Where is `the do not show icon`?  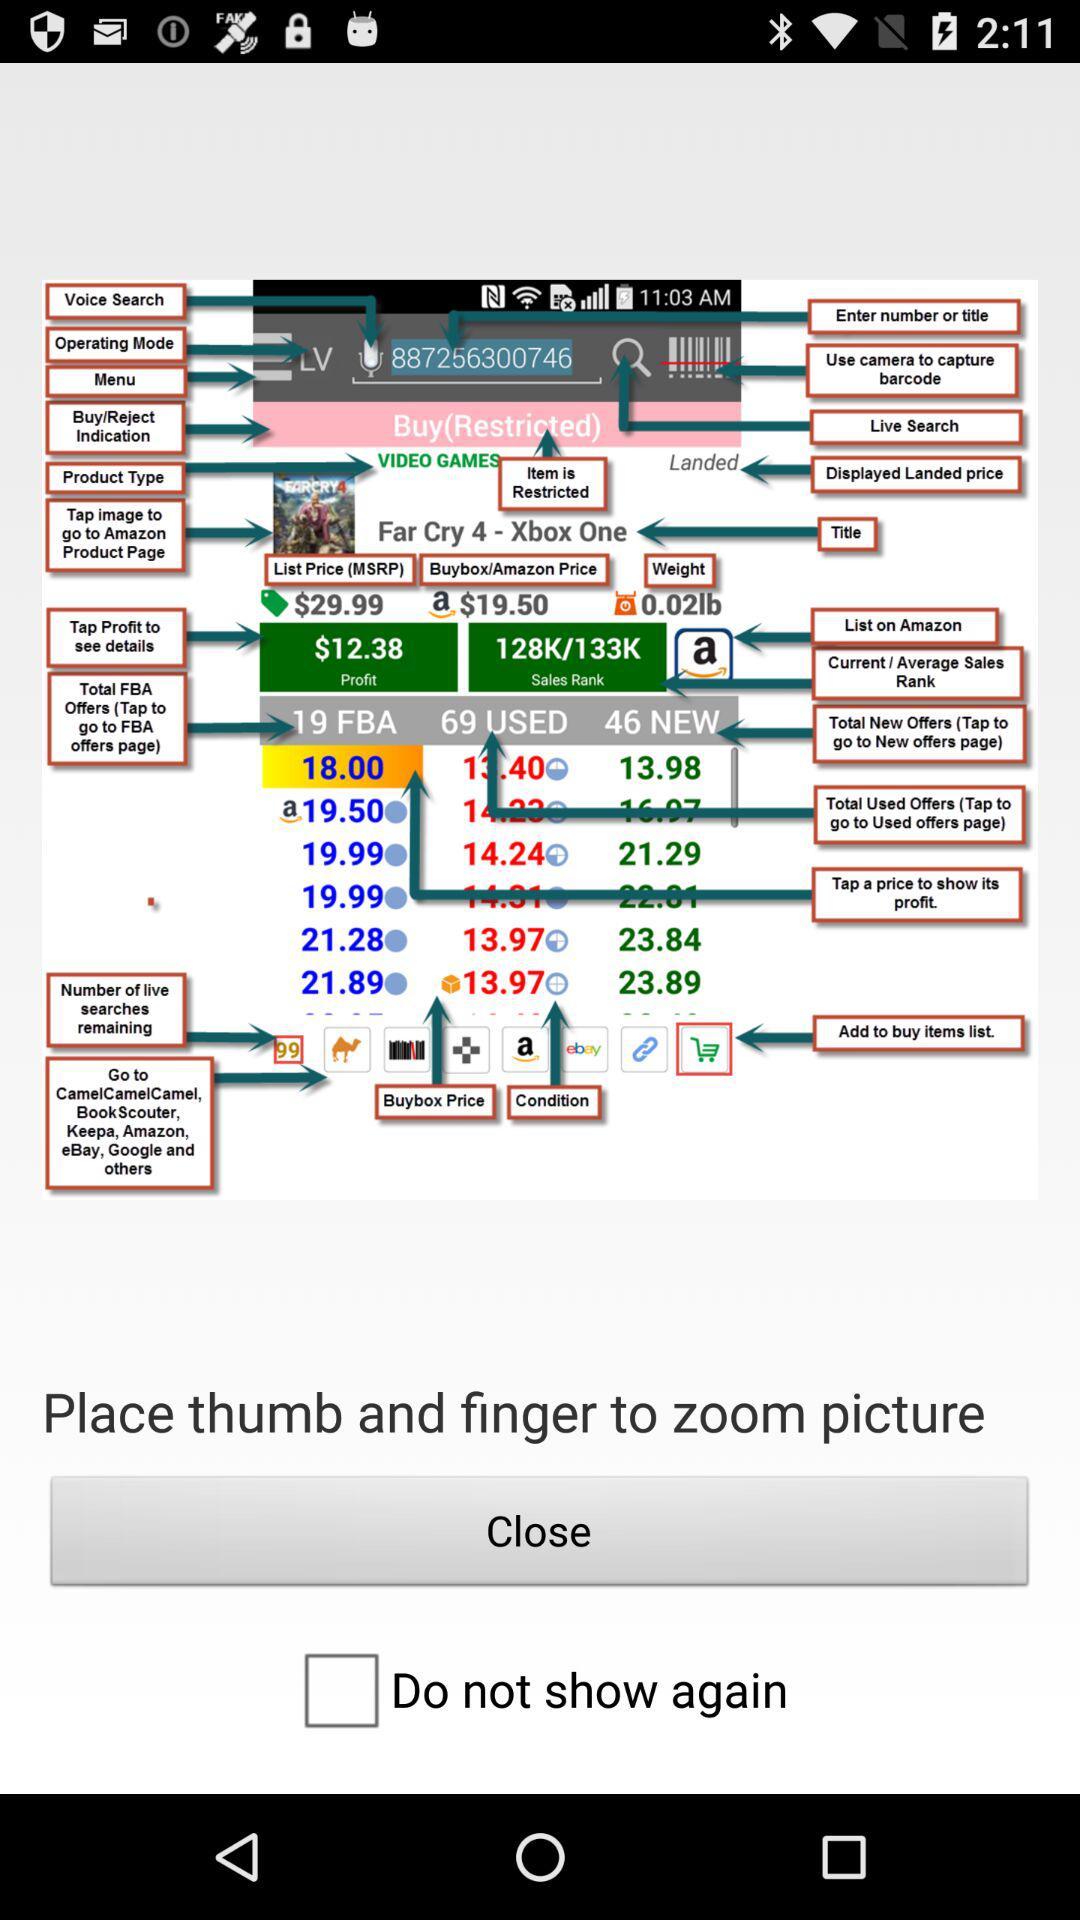
the do not show icon is located at coordinates (538, 1688).